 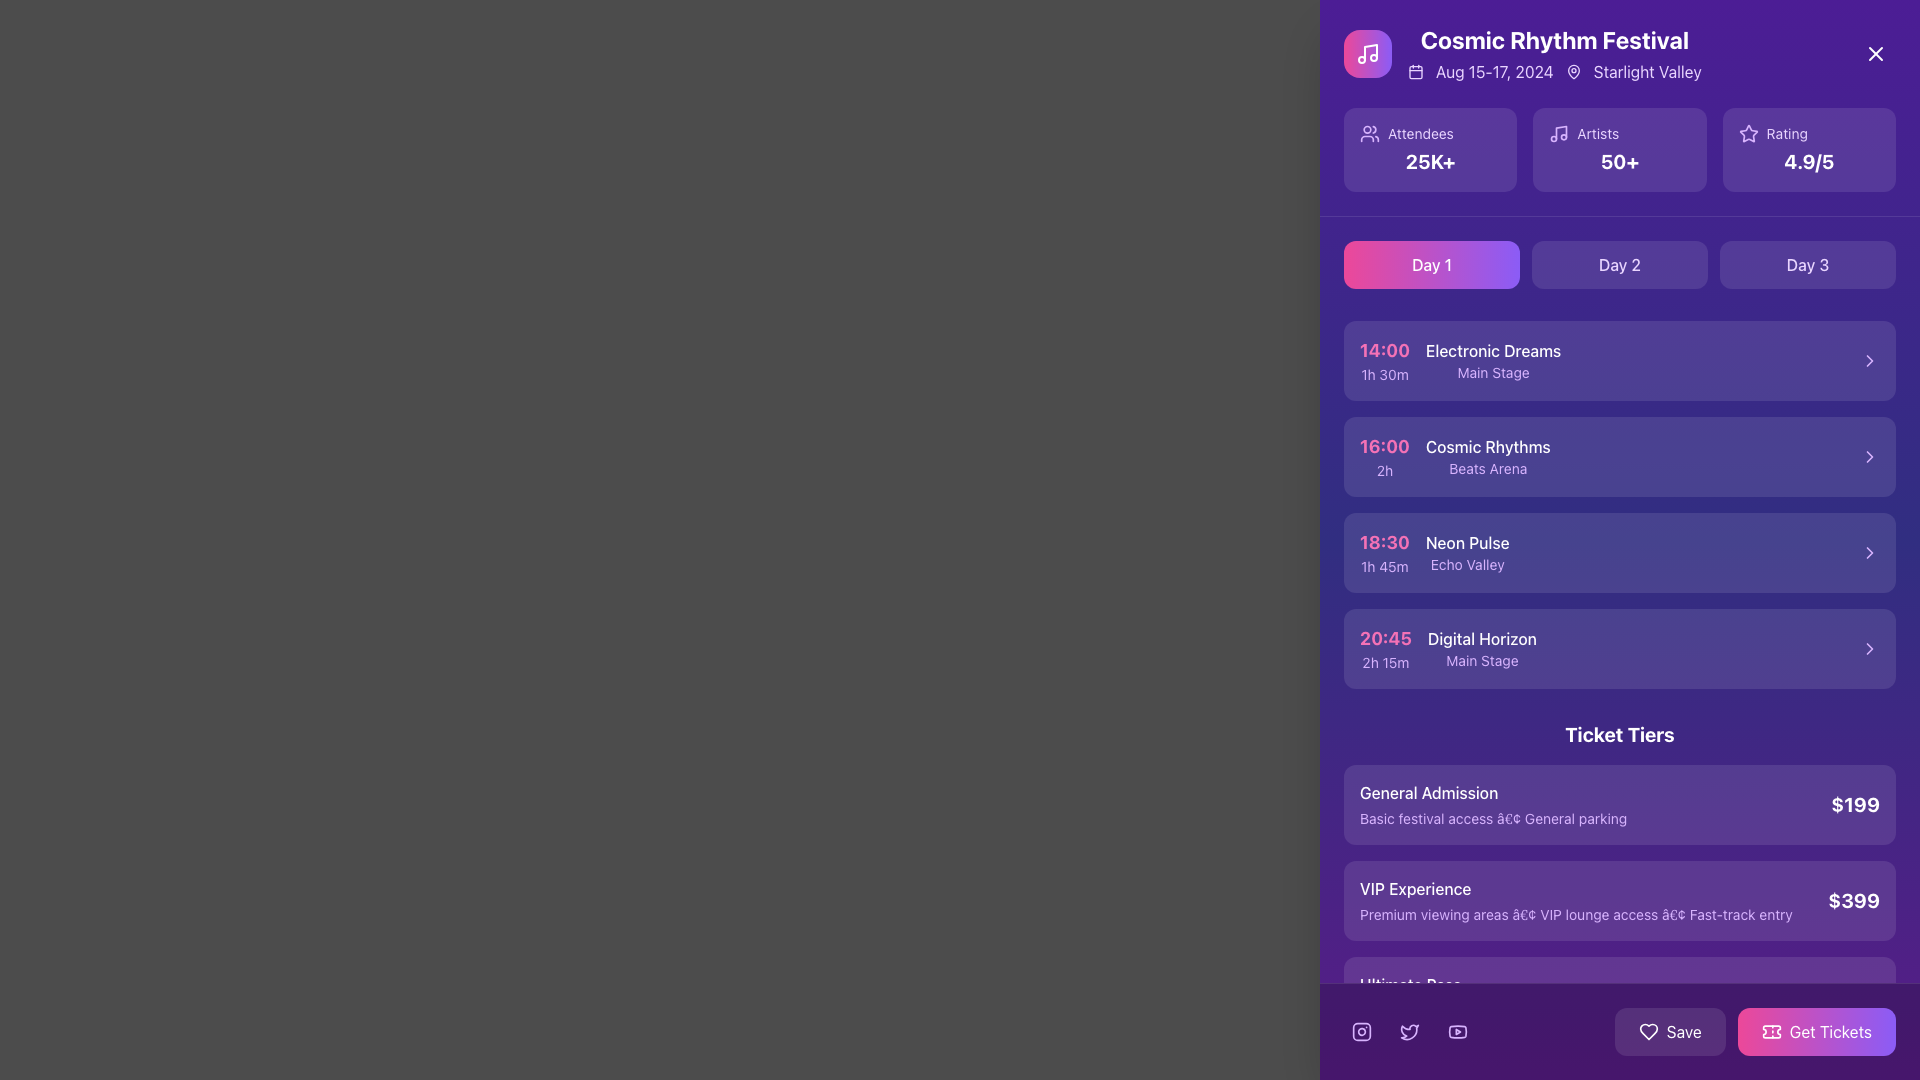 I want to click on the third list item displaying the scheduled festival event 'Neon Pulse', so click(x=1620, y=552).